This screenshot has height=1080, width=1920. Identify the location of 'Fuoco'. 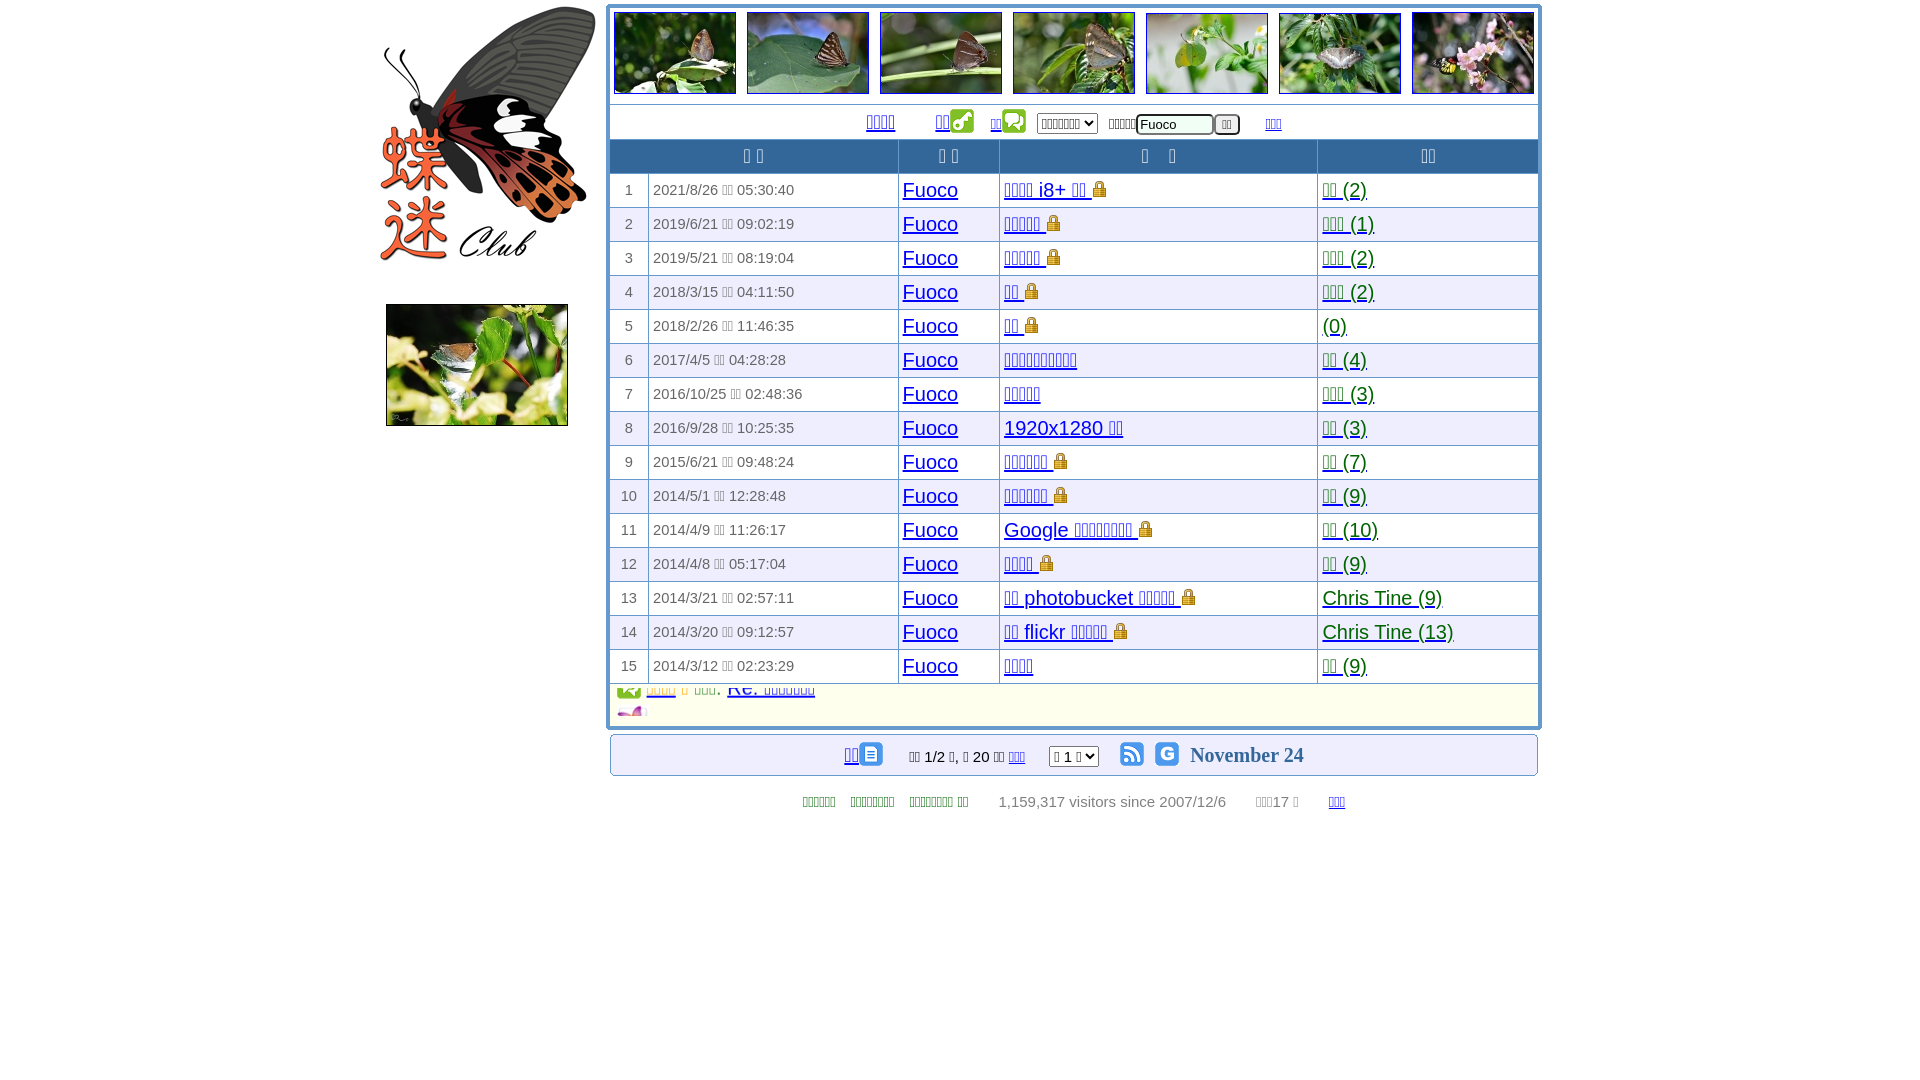
(930, 632).